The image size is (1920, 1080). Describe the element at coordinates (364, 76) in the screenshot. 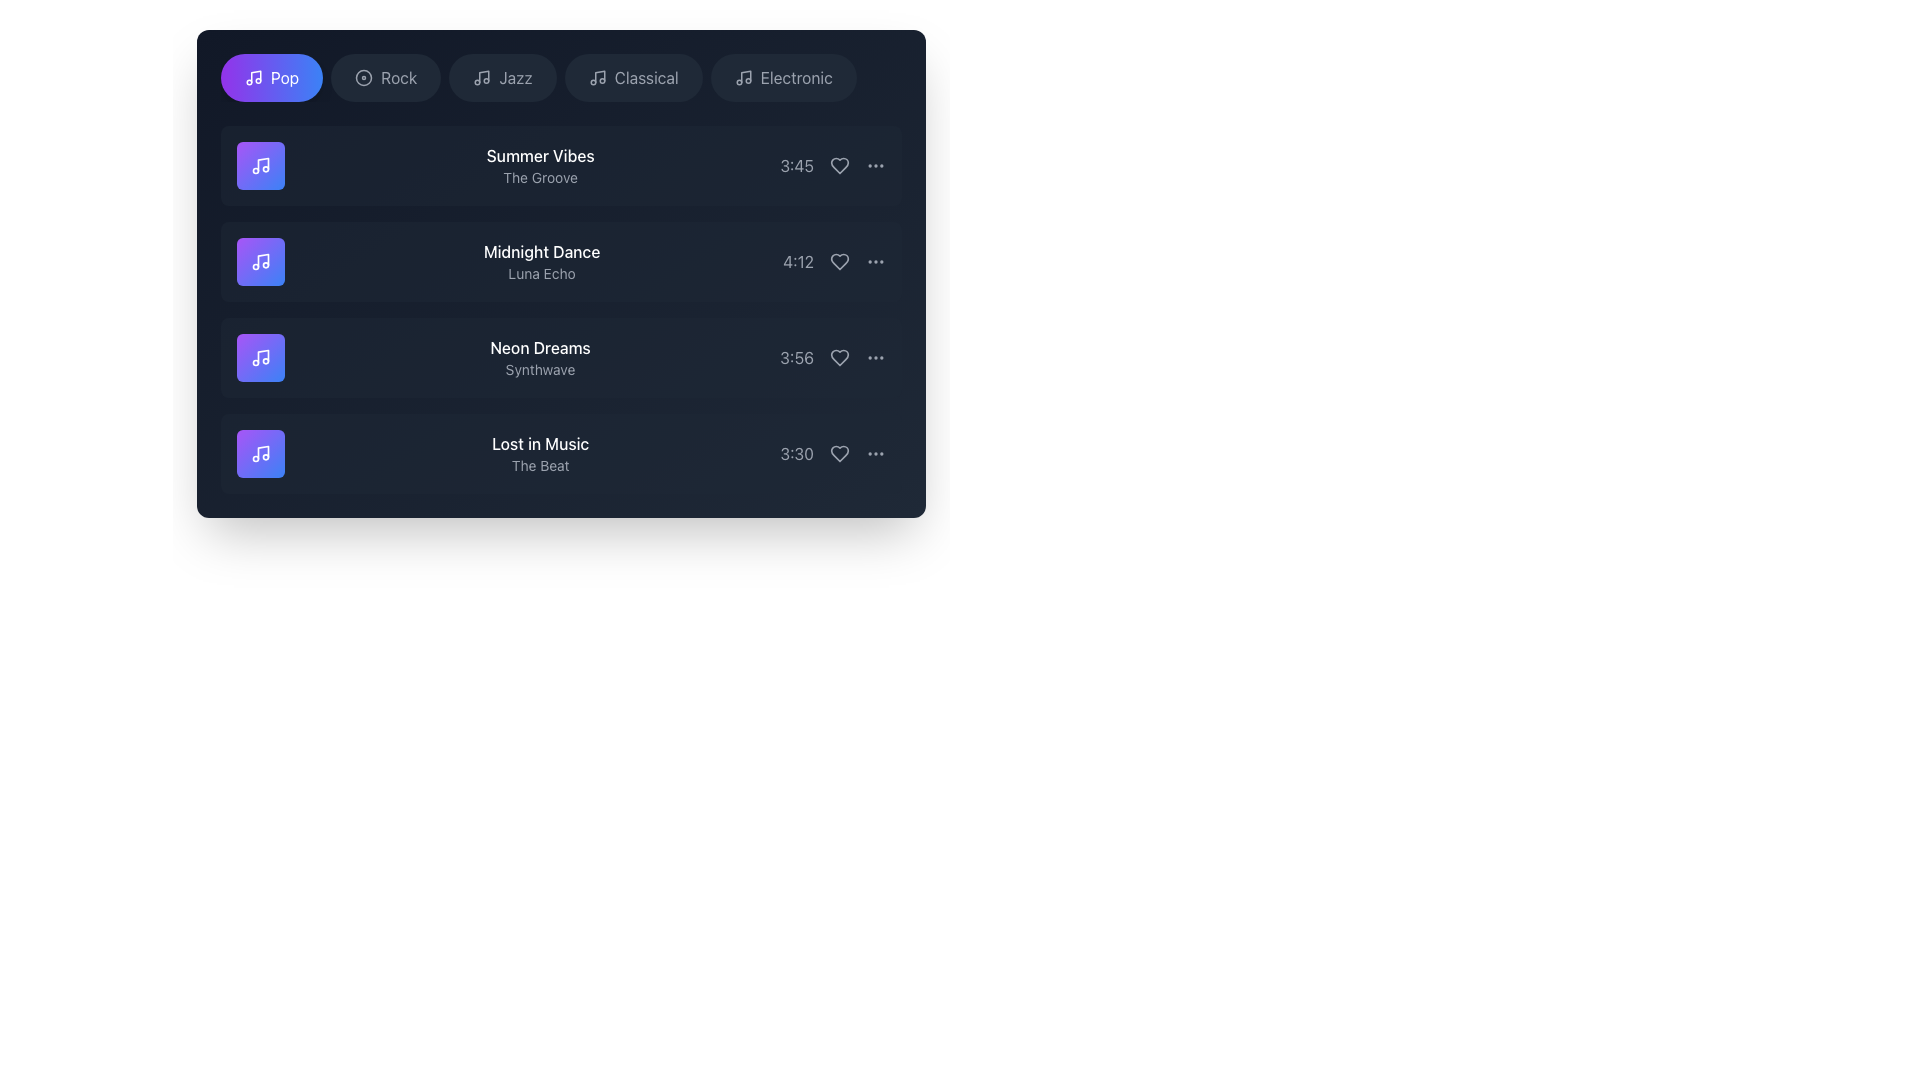

I see `the circular icon representing the 'Rock' music genre located in the second tab of the navigation bar, between the 'Pop' and 'Jazz' tabs` at that location.